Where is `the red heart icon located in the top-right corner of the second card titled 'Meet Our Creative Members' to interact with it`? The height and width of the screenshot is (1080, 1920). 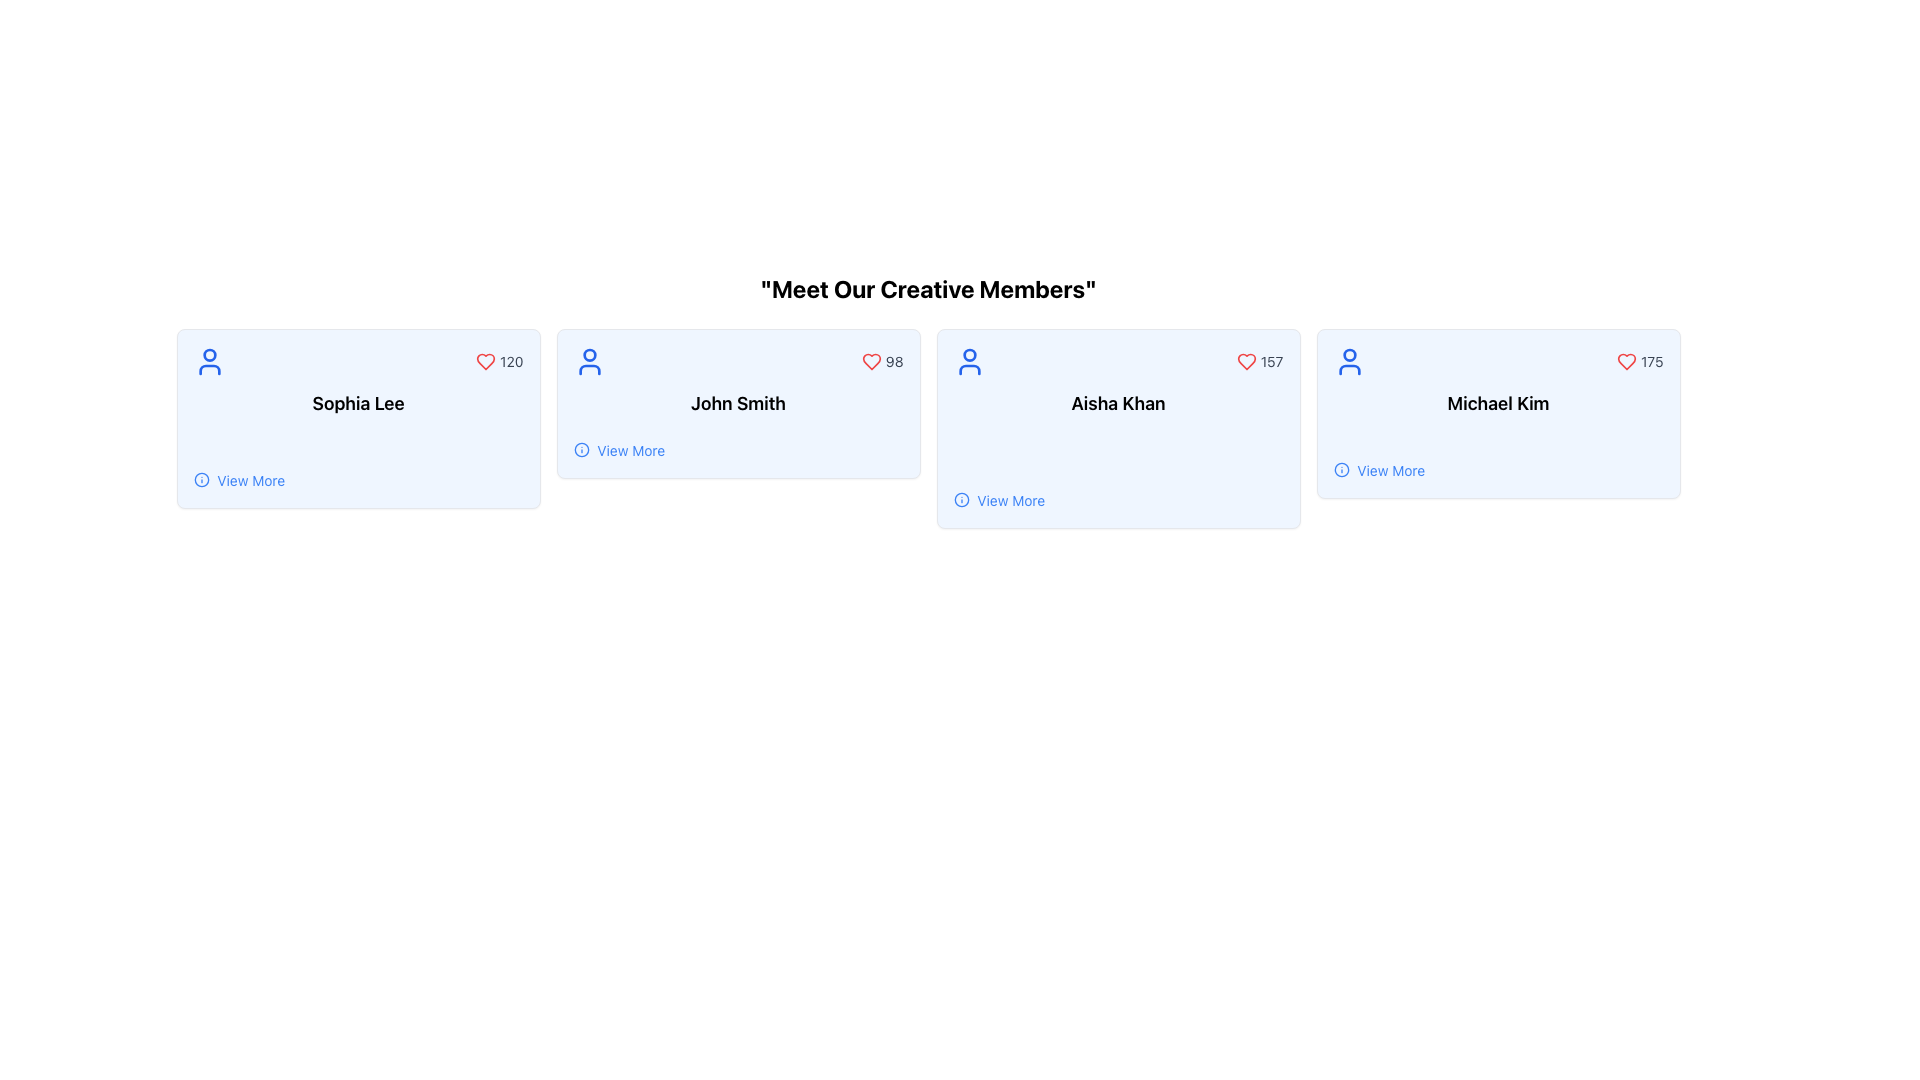
the red heart icon located in the top-right corner of the second card titled 'Meet Our Creative Members' to interact with it is located at coordinates (881, 362).